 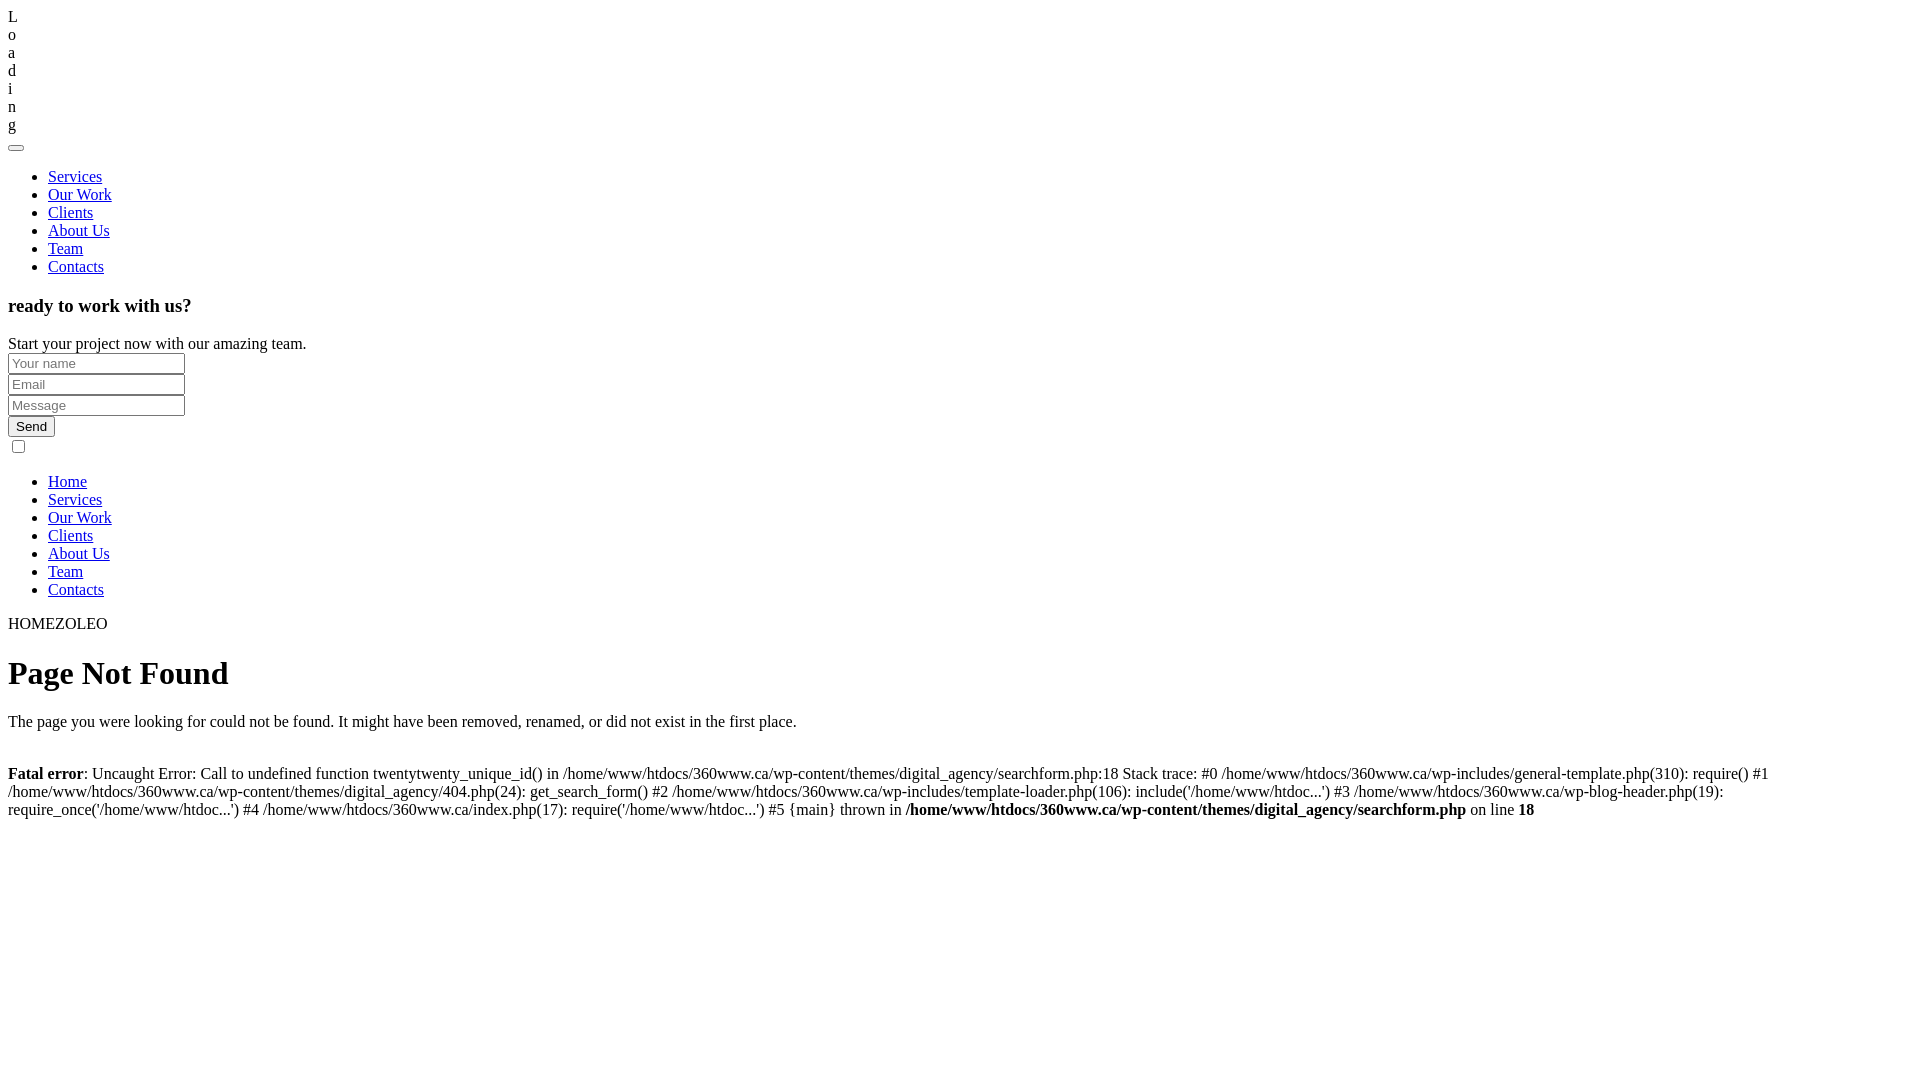 I want to click on 'Contacts', so click(x=76, y=265).